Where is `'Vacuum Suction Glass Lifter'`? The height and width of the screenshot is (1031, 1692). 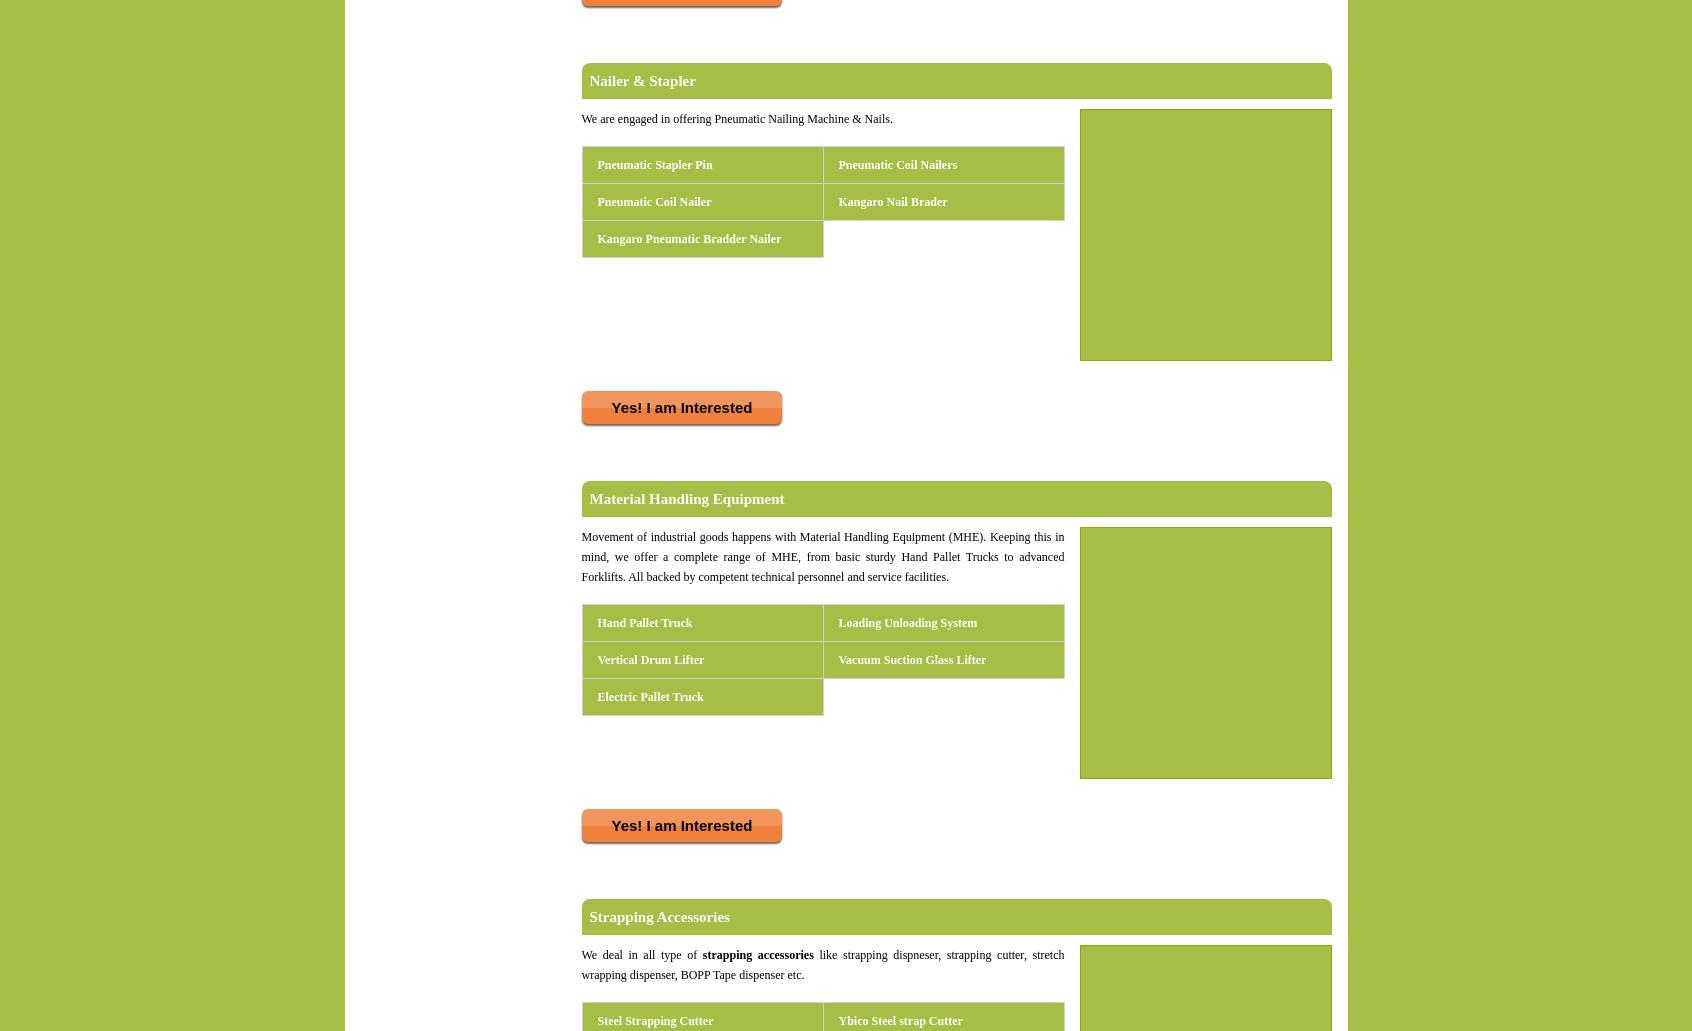
'Vacuum Suction Glass Lifter' is located at coordinates (910, 660).